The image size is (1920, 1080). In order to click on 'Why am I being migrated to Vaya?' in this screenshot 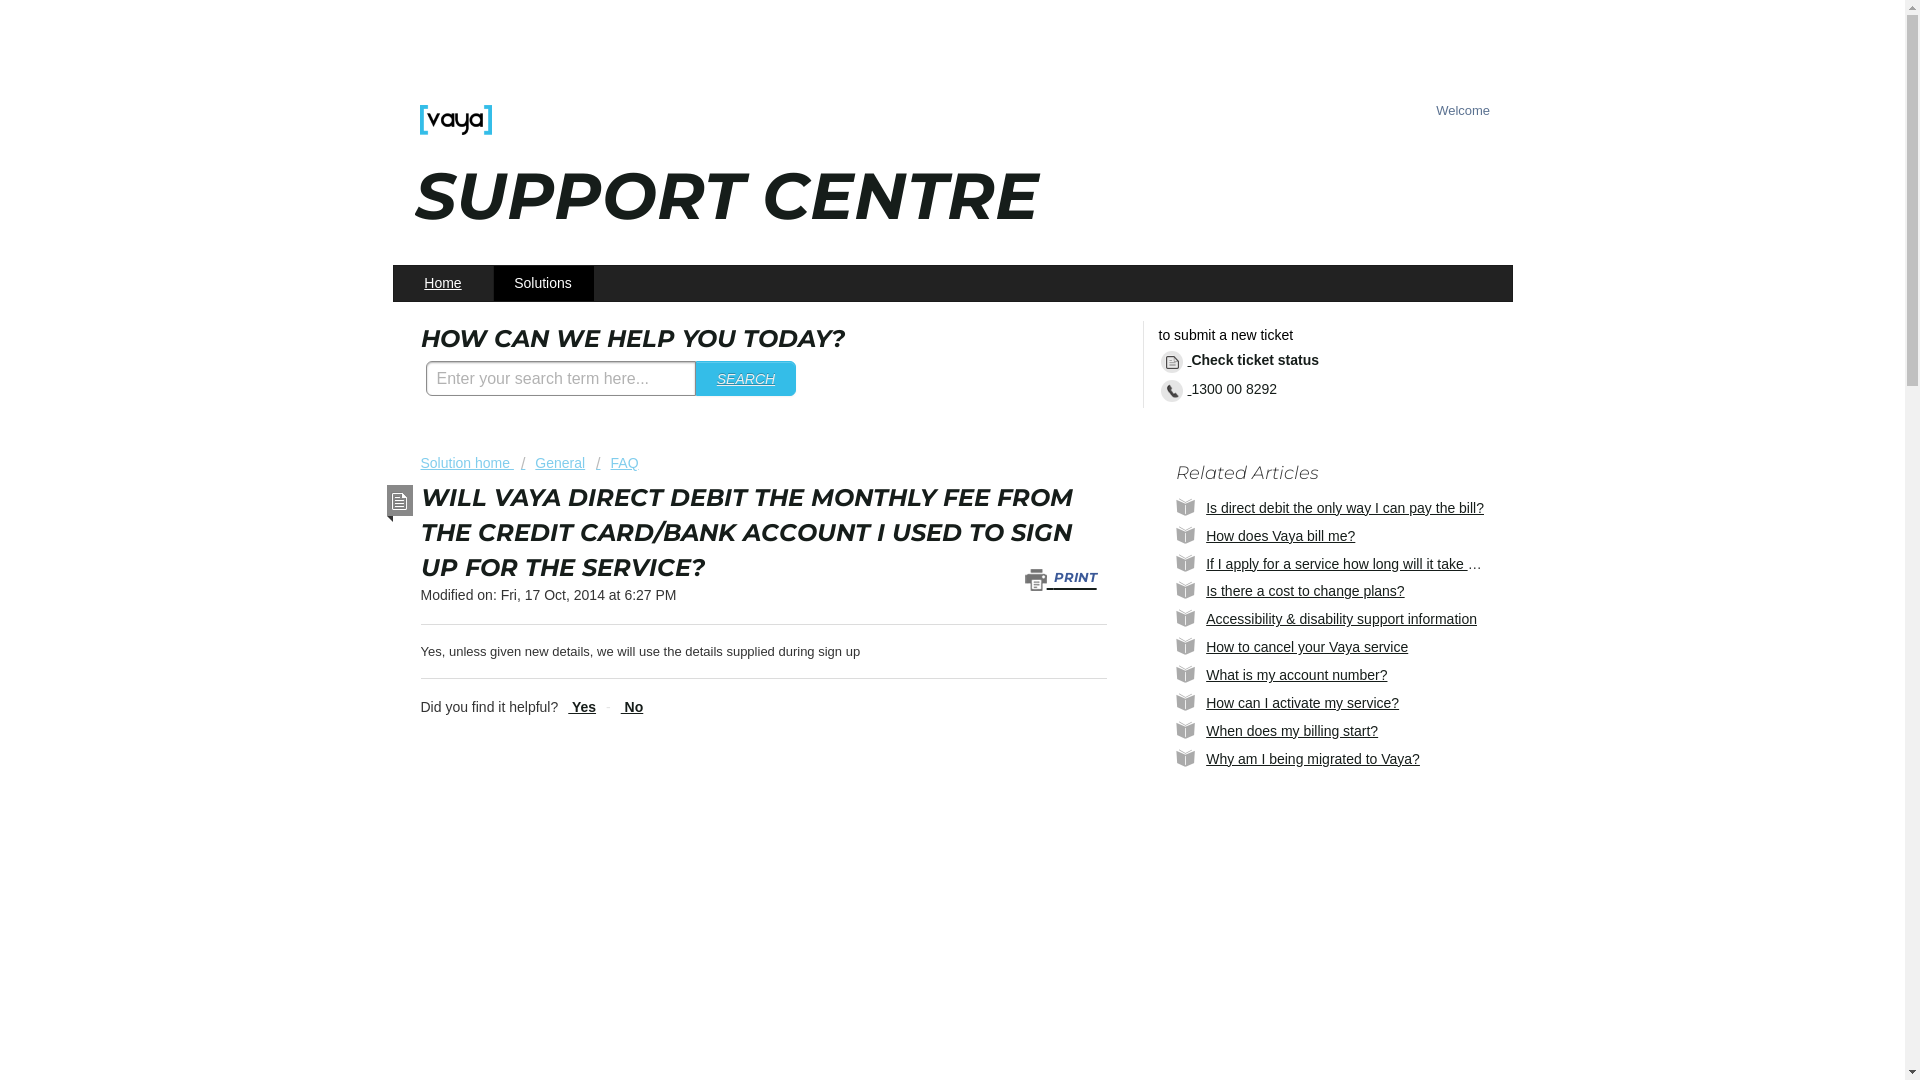, I will do `click(1313, 759)`.